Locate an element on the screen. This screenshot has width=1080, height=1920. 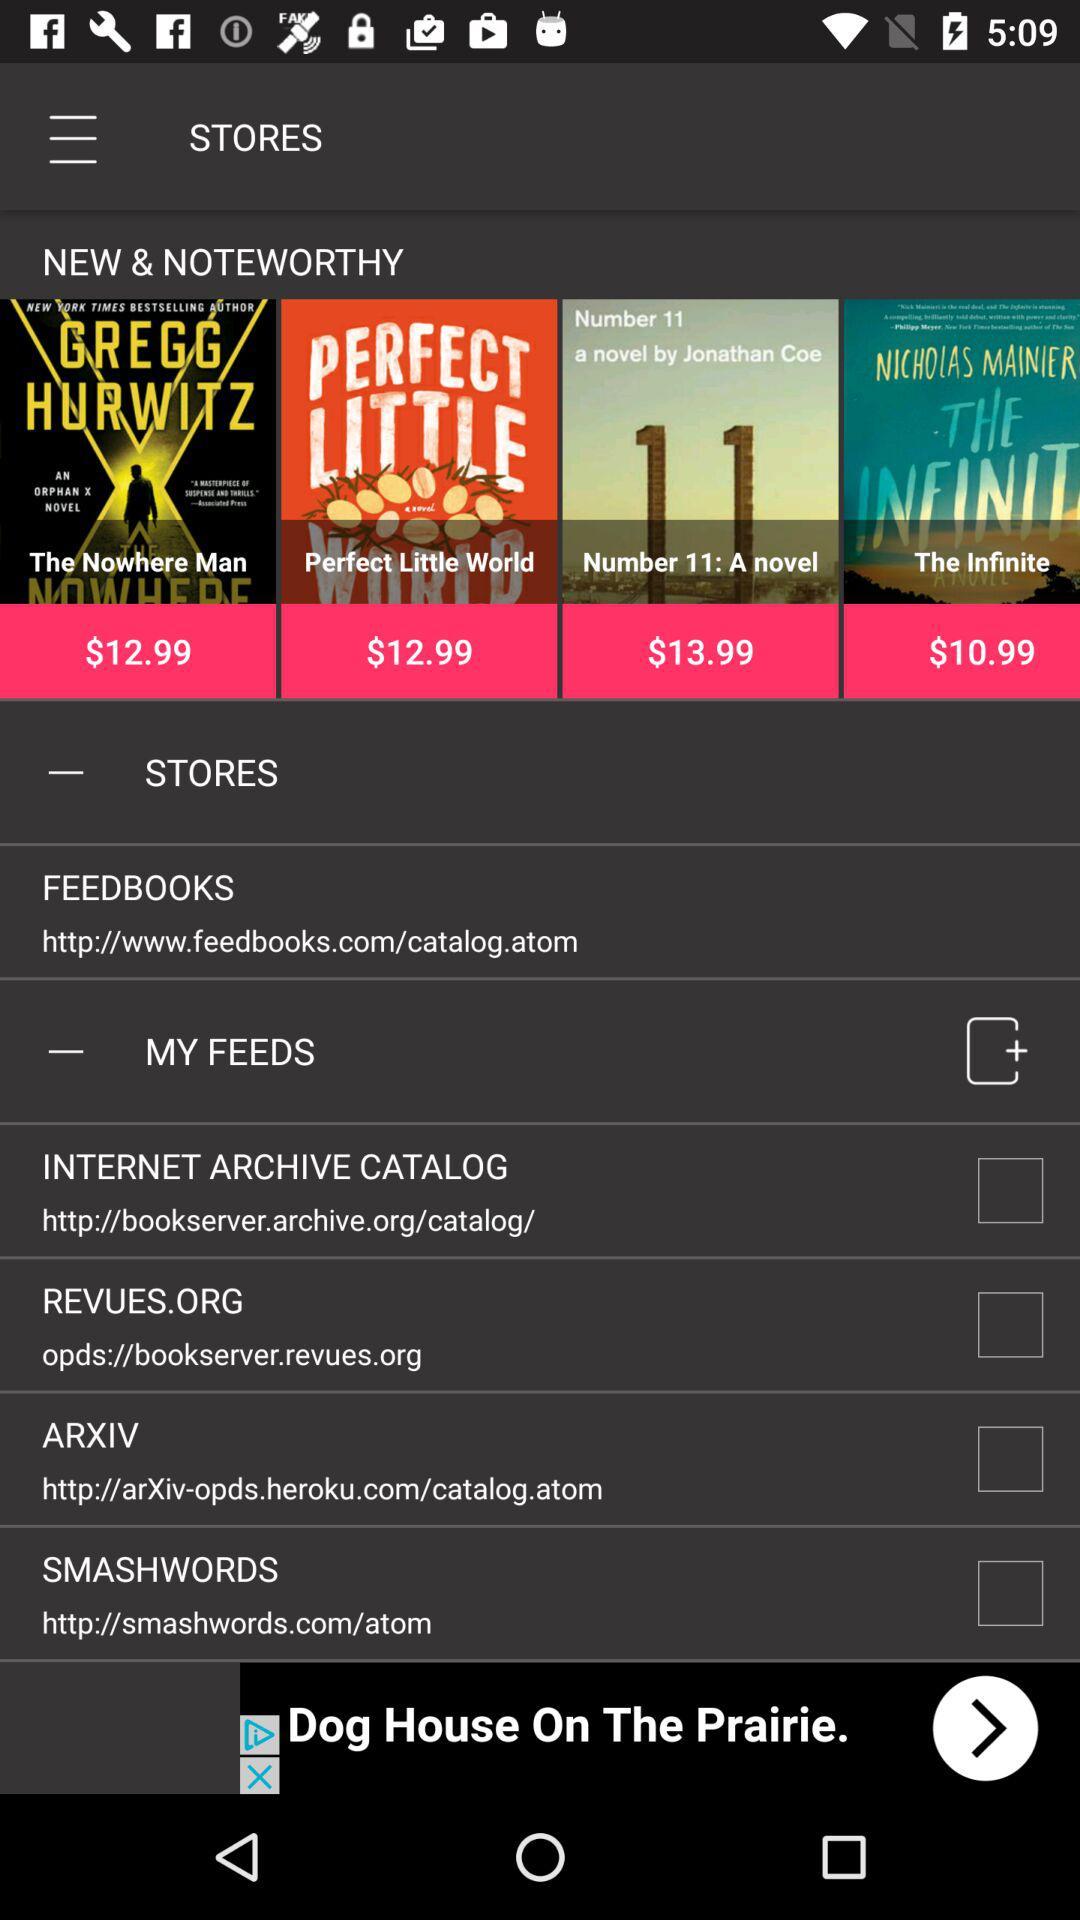
next is located at coordinates (659, 1727).